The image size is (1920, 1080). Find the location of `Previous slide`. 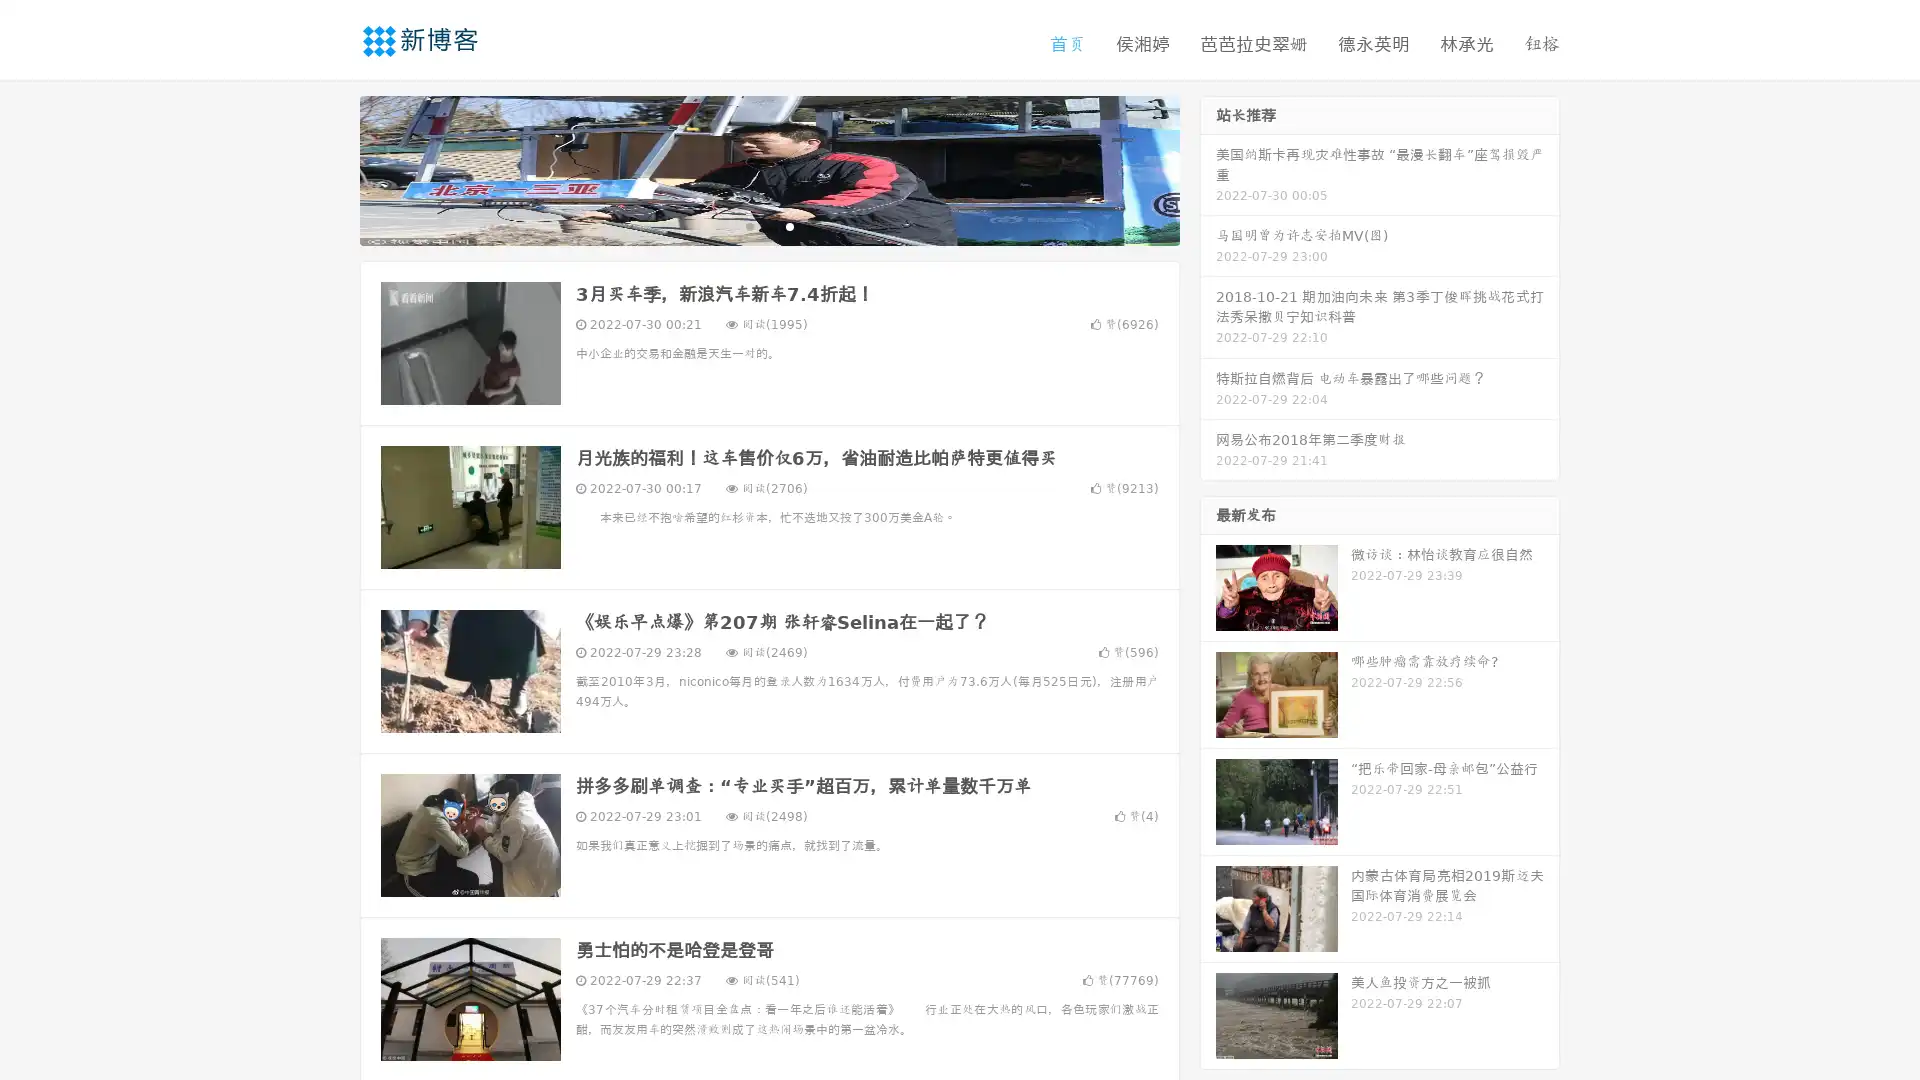

Previous slide is located at coordinates (330, 168).